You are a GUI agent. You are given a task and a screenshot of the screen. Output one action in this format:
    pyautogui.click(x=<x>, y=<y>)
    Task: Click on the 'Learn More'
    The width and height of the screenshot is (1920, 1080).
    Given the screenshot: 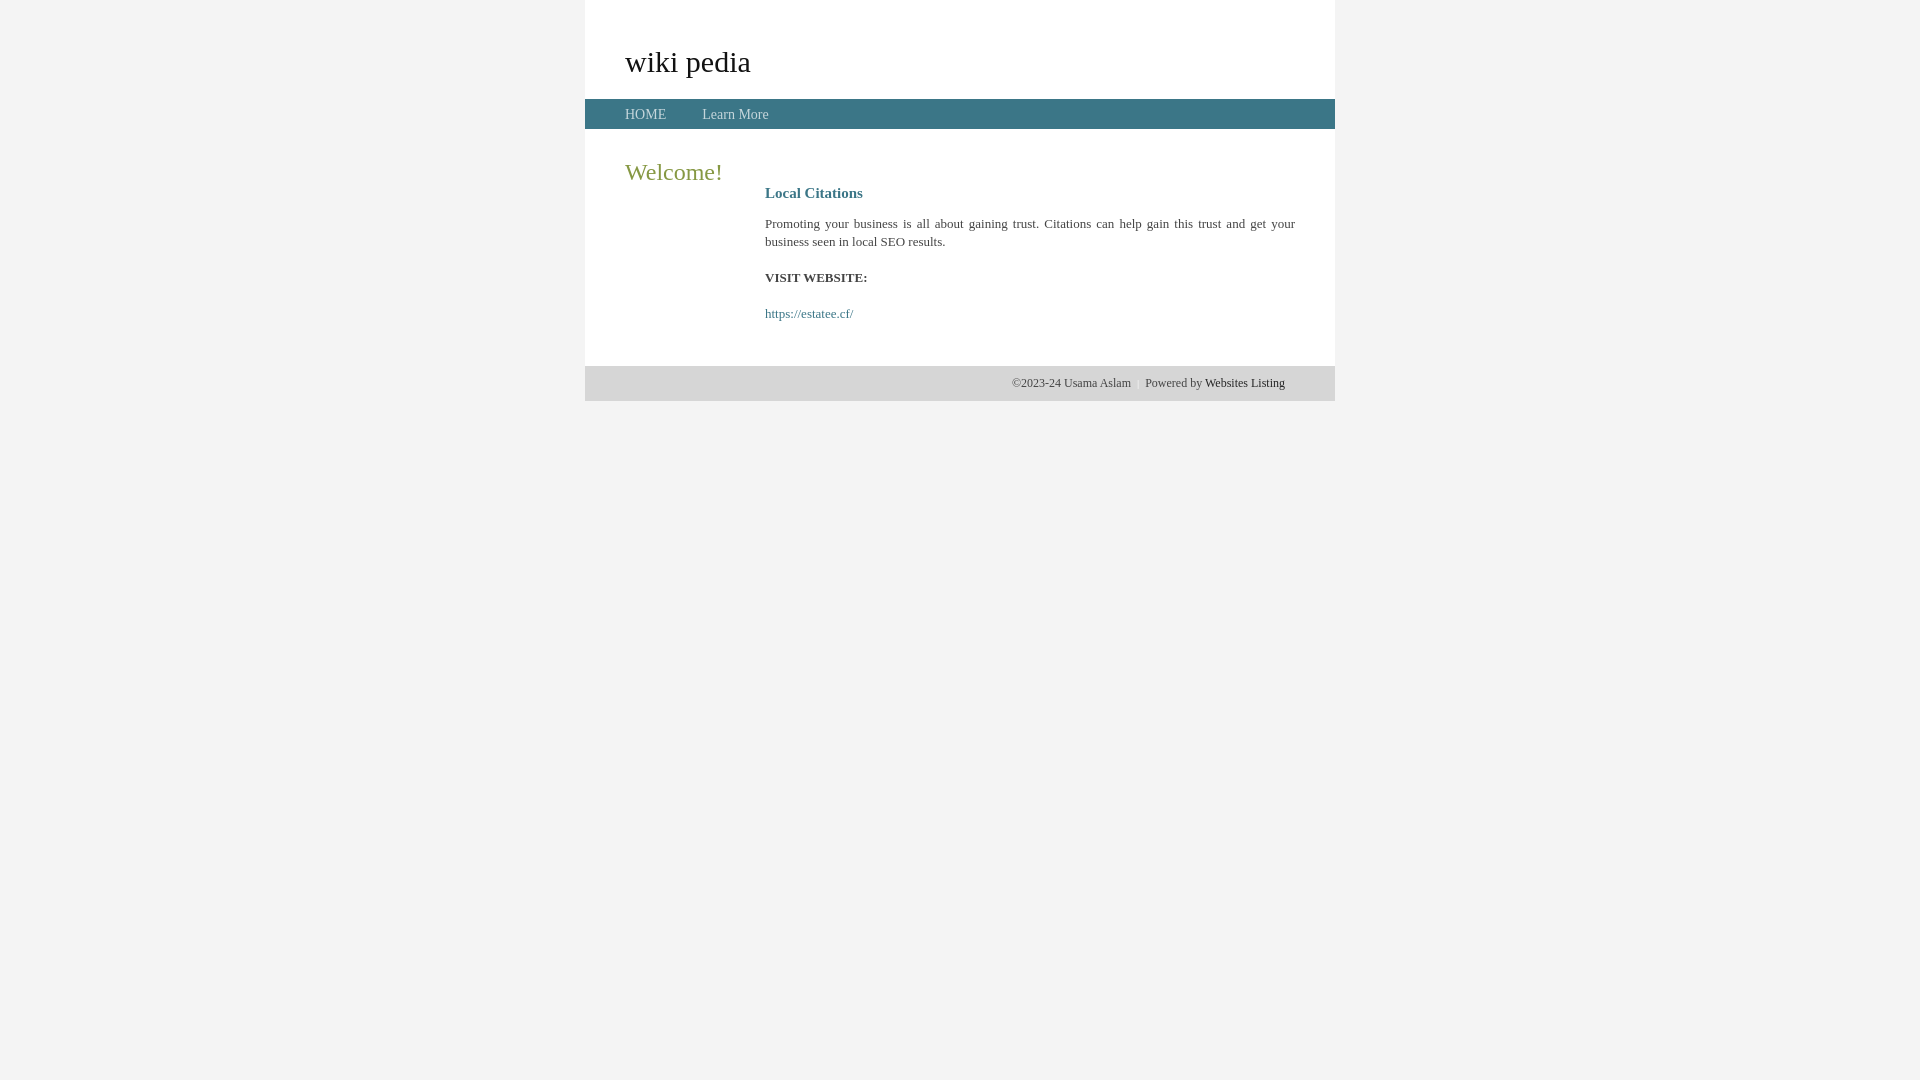 What is the action you would take?
    pyautogui.click(x=733, y=114)
    